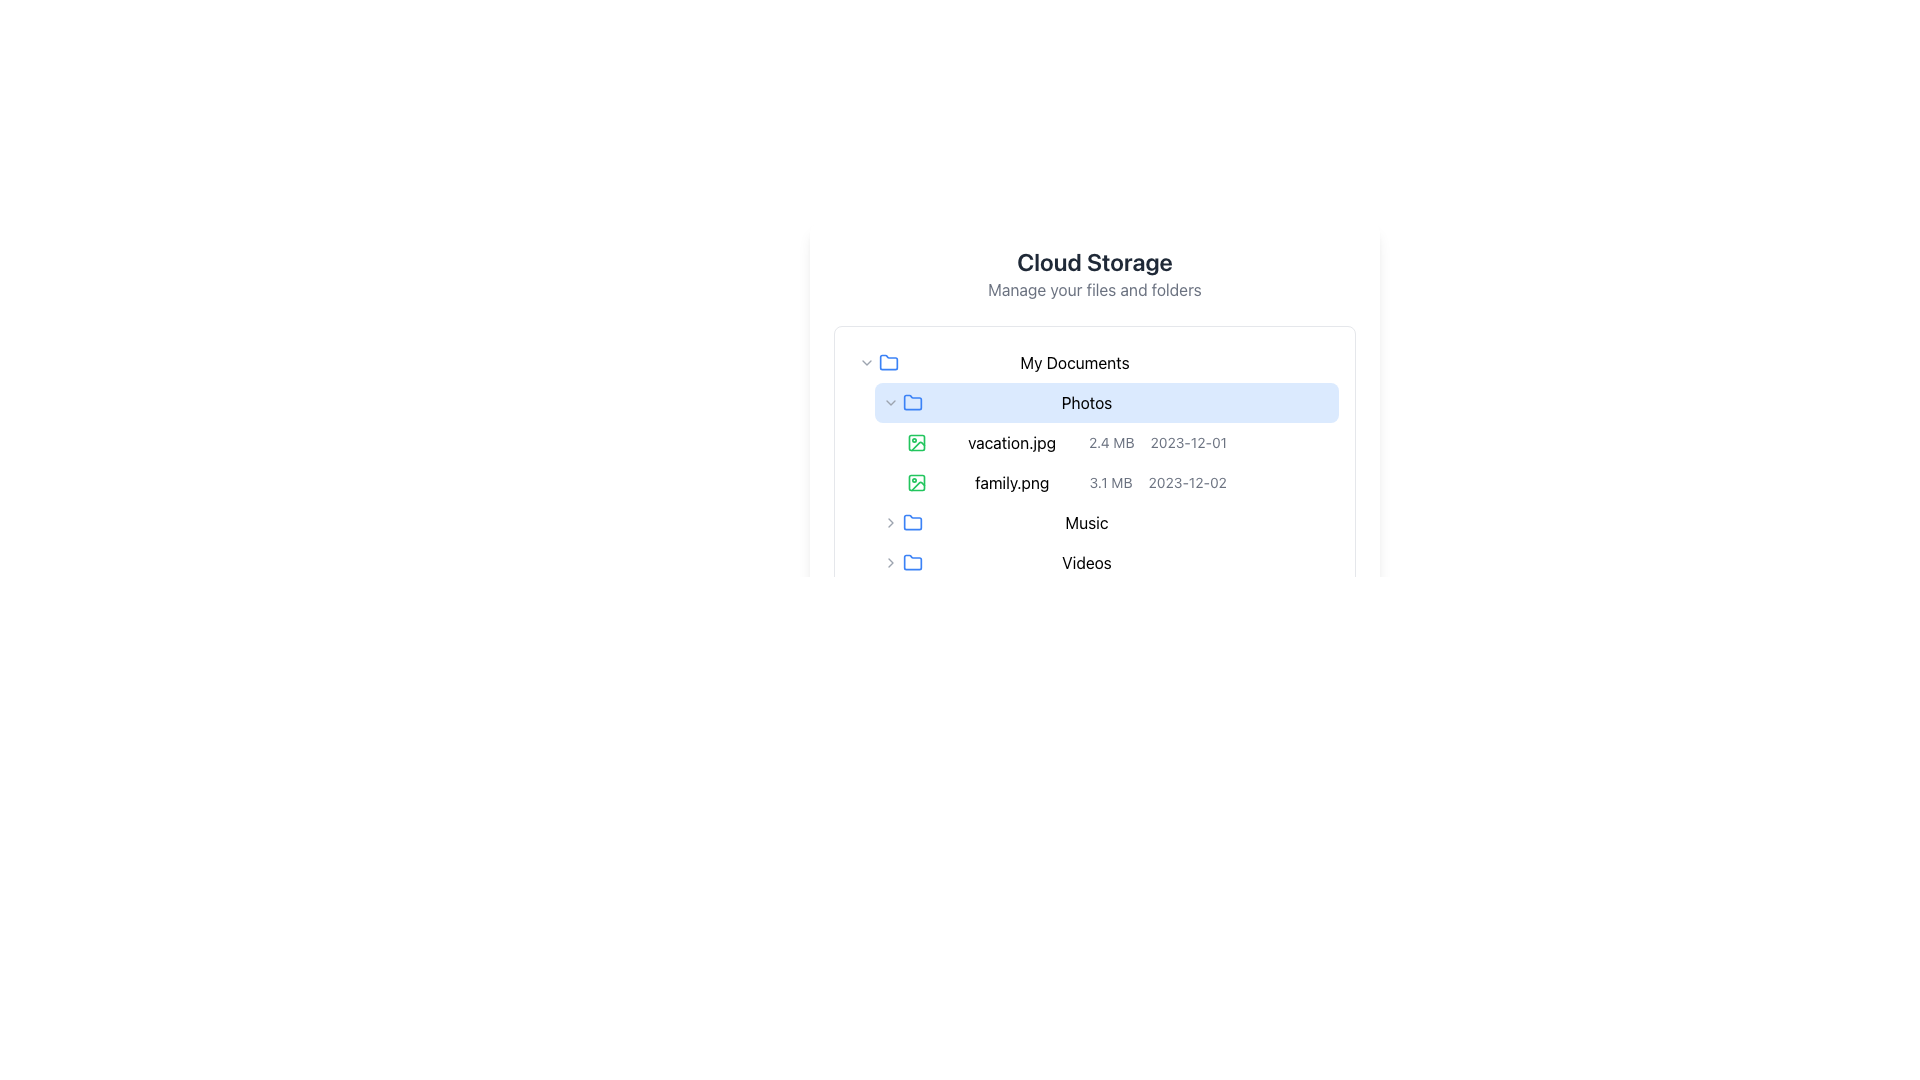 This screenshot has height=1080, width=1920. What do you see at coordinates (915, 442) in the screenshot?
I see `the image file icon located to the left of 'vacation.jpg' in the list entry under the 'Photos' folder section` at bounding box center [915, 442].